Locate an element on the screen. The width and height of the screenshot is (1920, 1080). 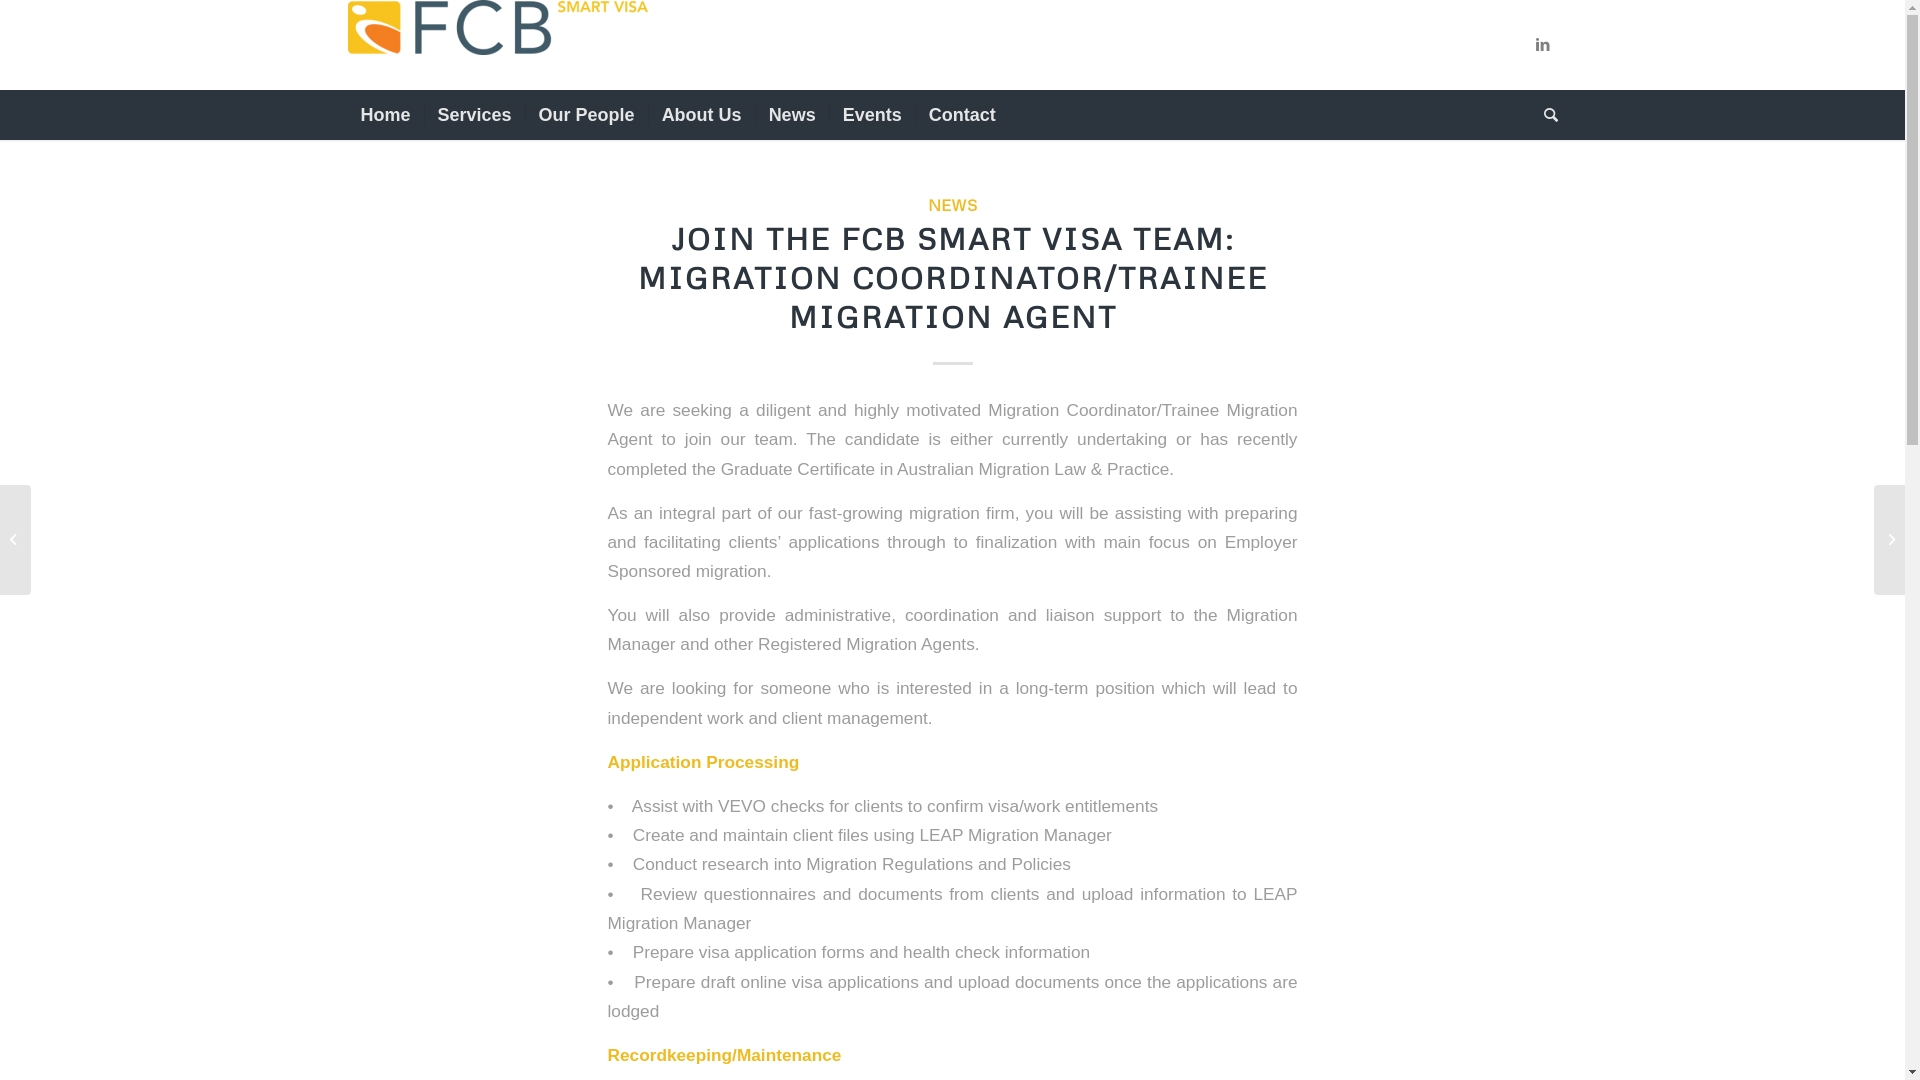
'Contact' is located at coordinates (961, 115).